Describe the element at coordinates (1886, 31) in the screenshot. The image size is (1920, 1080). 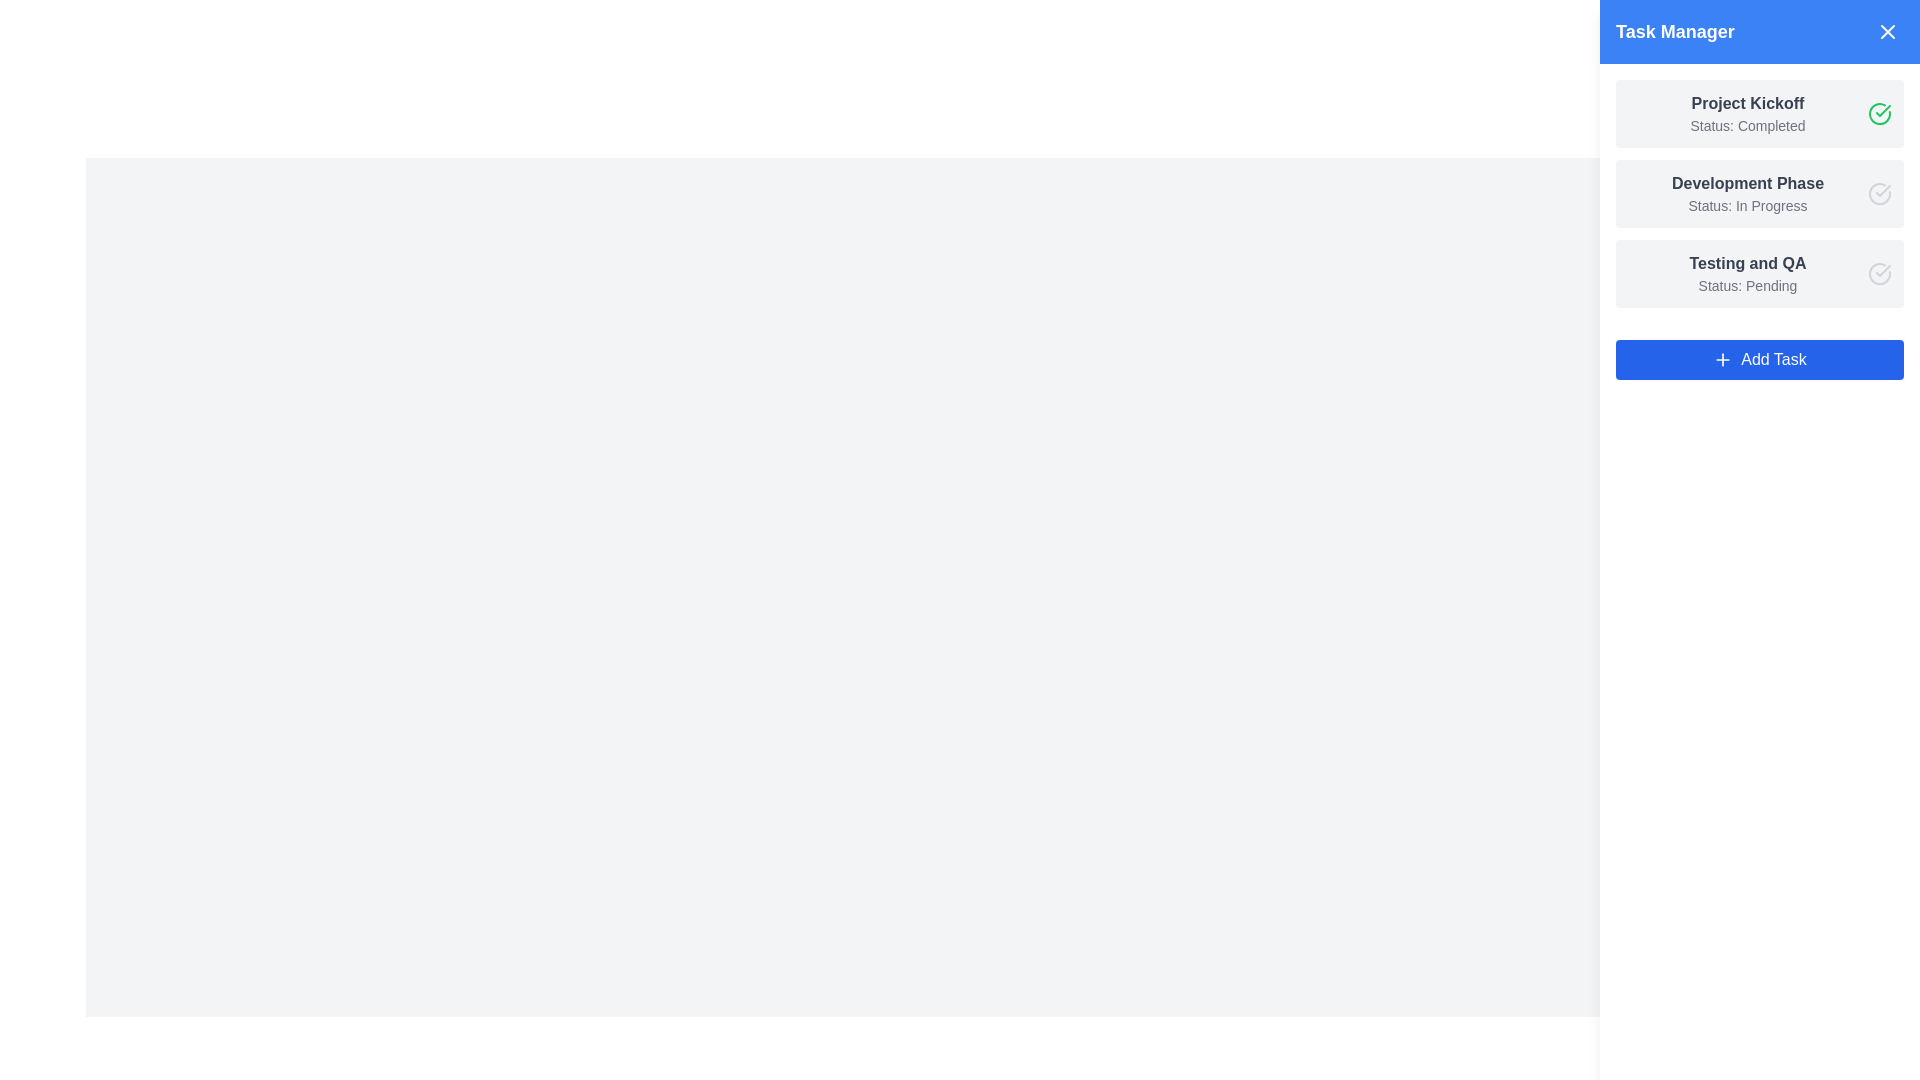
I see `the close button located in the top-right corner of the blue header bar labeled 'Task Manager'` at that location.